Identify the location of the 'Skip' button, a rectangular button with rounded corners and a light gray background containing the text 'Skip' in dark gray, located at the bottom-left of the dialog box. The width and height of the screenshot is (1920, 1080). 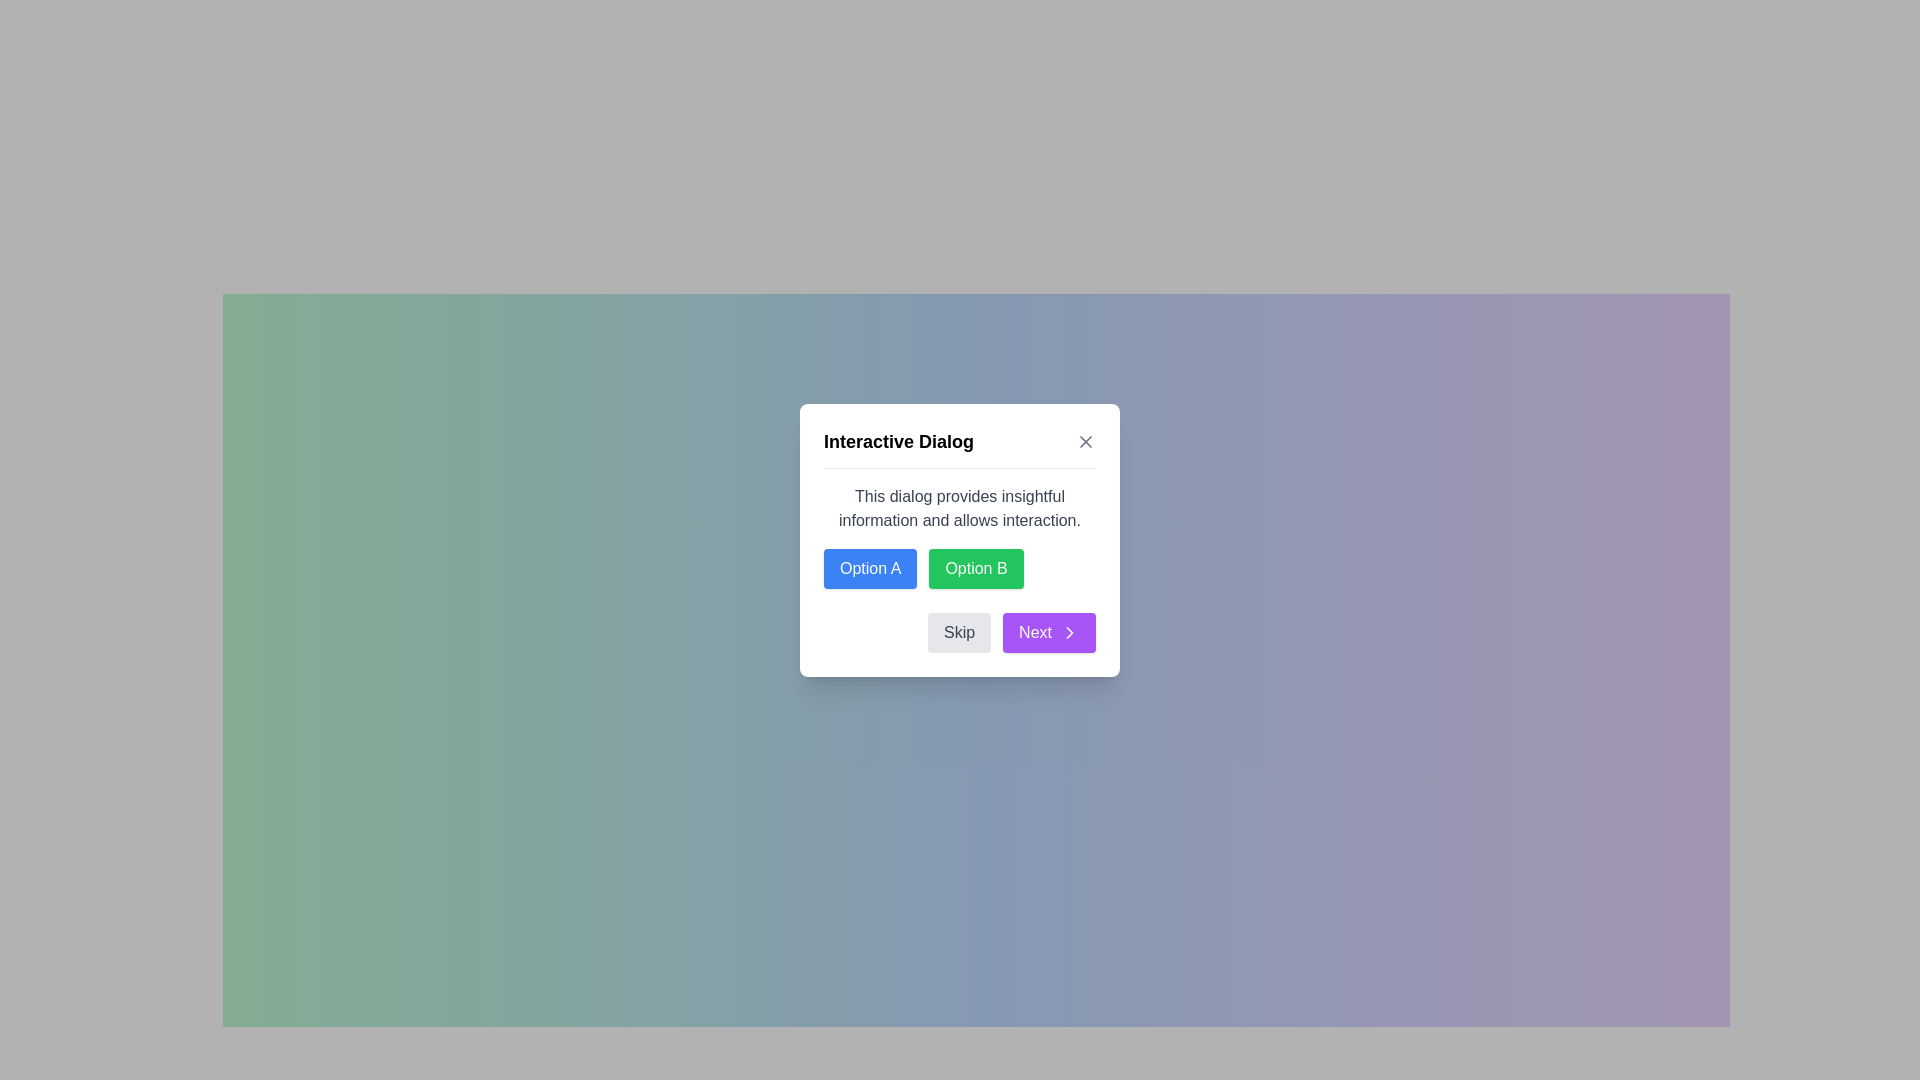
(958, 632).